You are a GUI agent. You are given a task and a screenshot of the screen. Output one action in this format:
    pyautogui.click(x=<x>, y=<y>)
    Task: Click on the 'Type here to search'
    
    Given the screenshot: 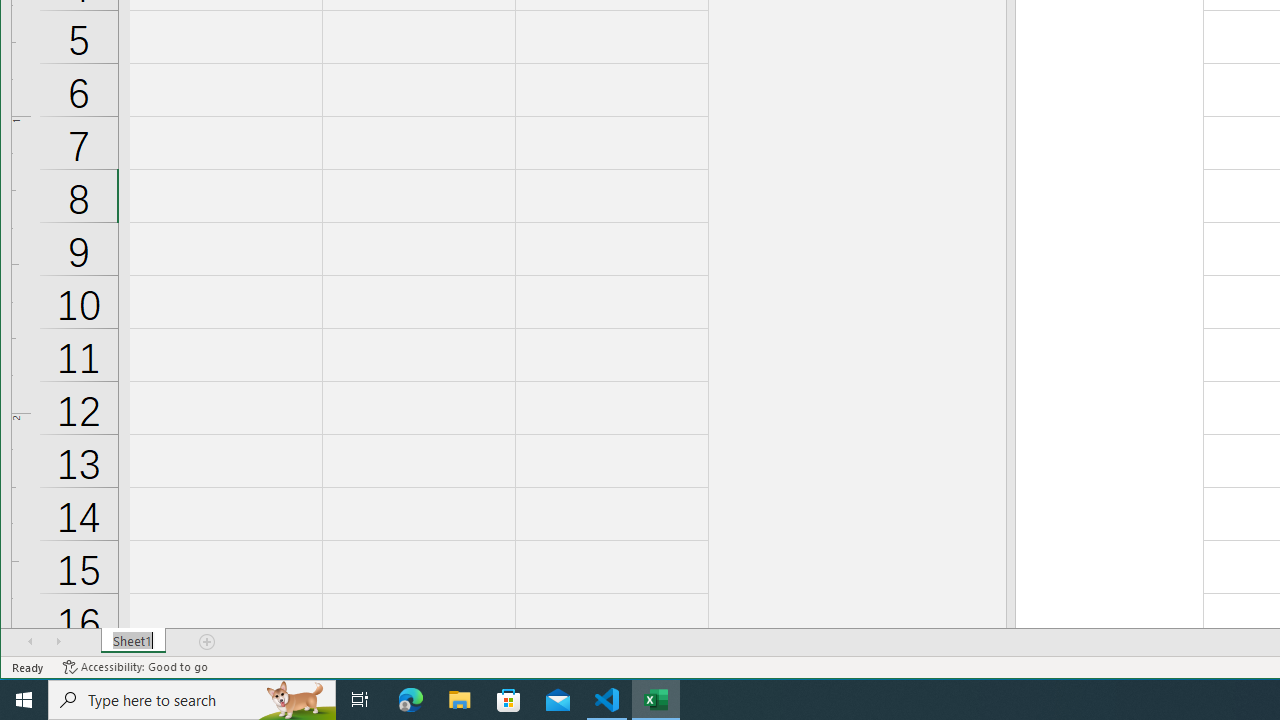 What is the action you would take?
    pyautogui.click(x=192, y=698)
    